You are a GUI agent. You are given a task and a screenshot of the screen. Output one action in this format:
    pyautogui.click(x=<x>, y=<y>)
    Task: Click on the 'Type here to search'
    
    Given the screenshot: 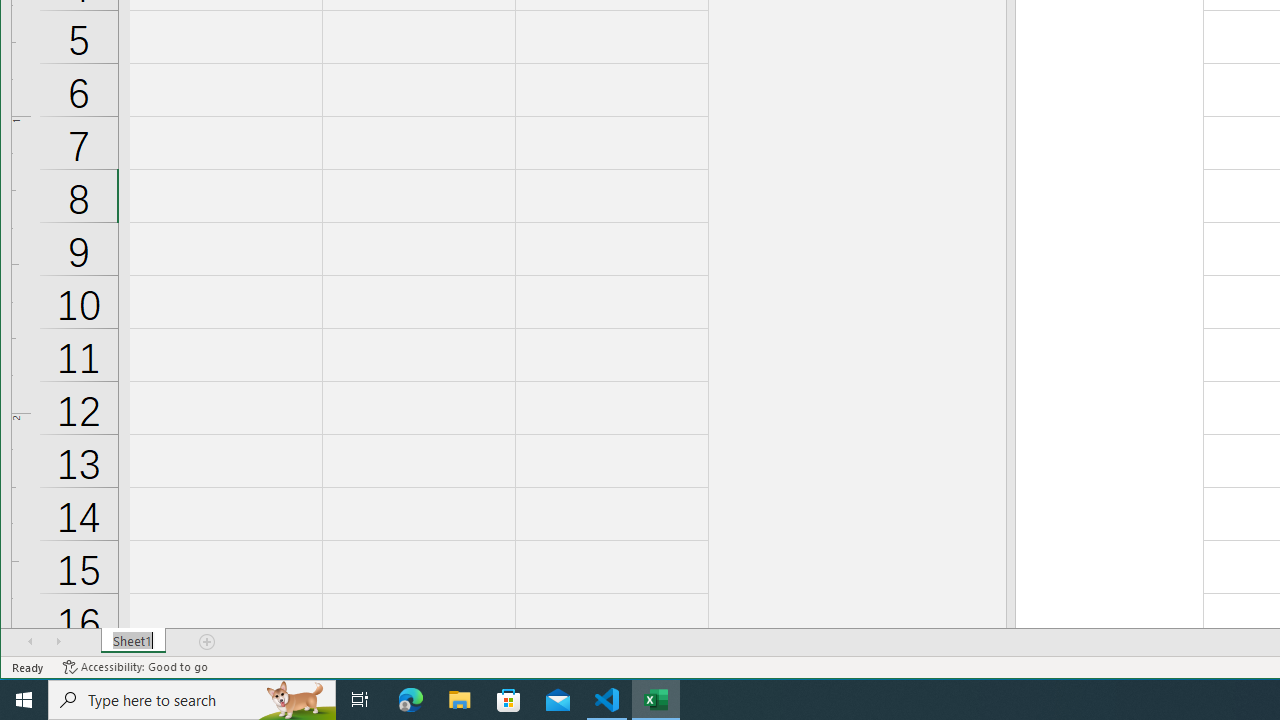 What is the action you would take?
    pyautogui.click(x=192, y=698)
    